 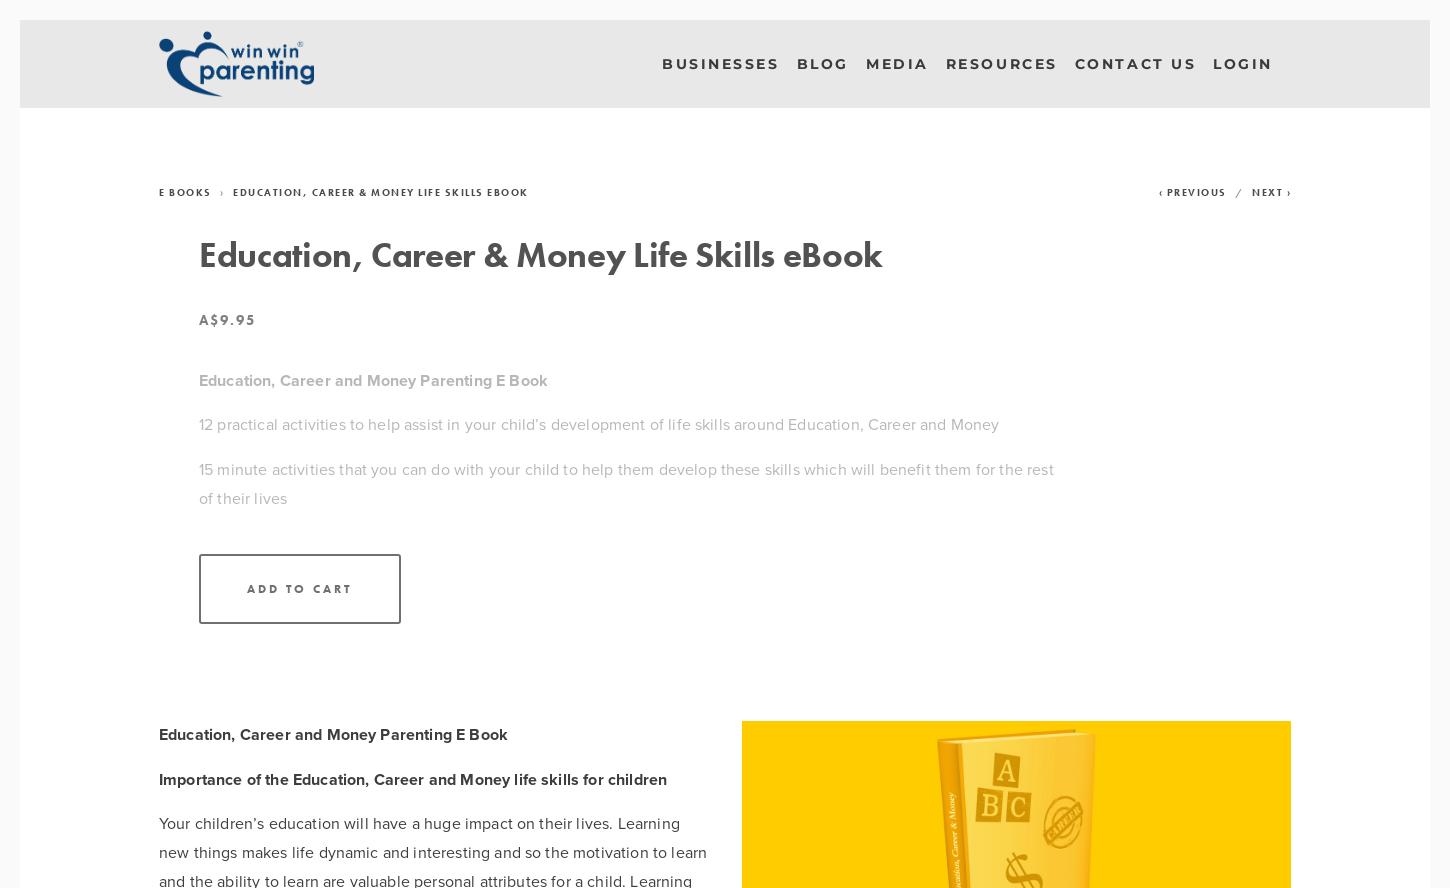 What do you see at coordinates (598, 423) in the screenshot?
I see `'12 practical activities to help assist in your child’s development of life skills around Education, Career and Money'` at bounding box center [598, 423].